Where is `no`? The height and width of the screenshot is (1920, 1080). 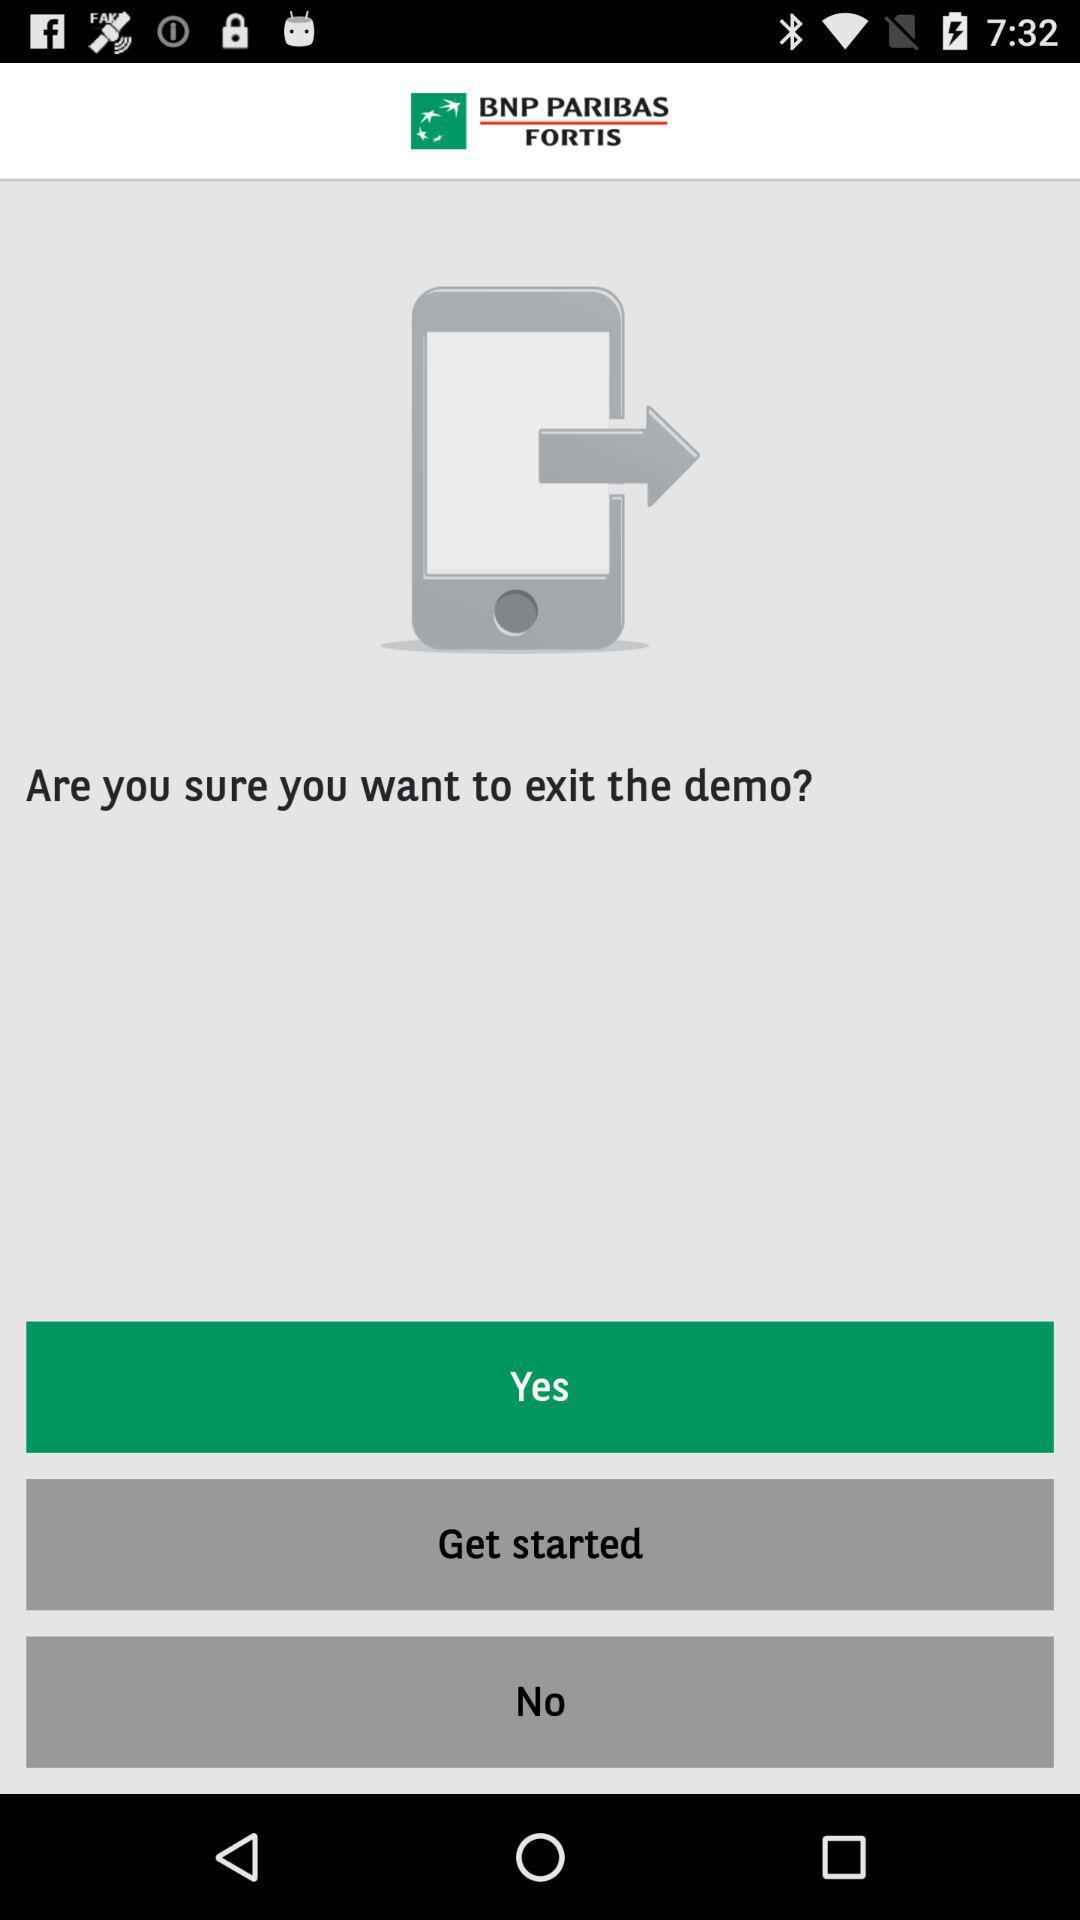 no is located at coordinates (540, 1701).